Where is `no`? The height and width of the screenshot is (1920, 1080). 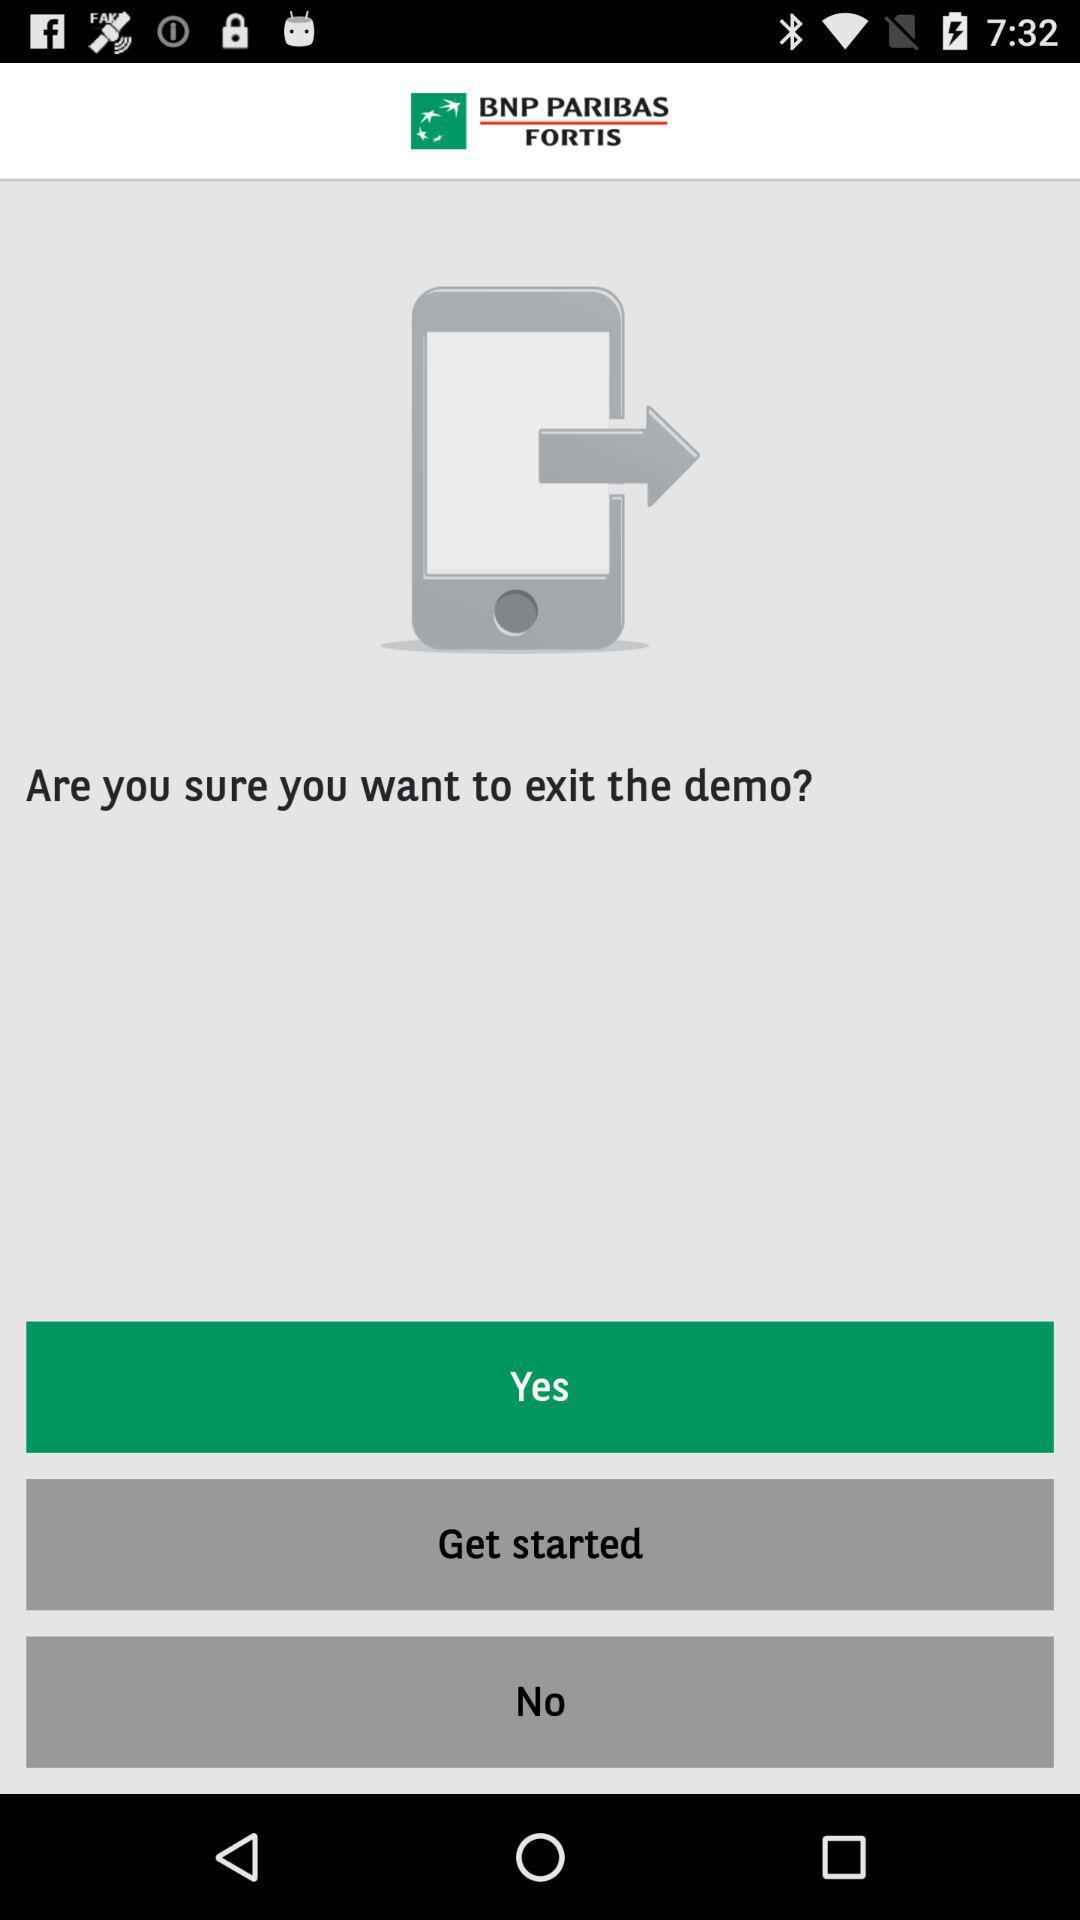 no is located at coordinates (540, 1701).